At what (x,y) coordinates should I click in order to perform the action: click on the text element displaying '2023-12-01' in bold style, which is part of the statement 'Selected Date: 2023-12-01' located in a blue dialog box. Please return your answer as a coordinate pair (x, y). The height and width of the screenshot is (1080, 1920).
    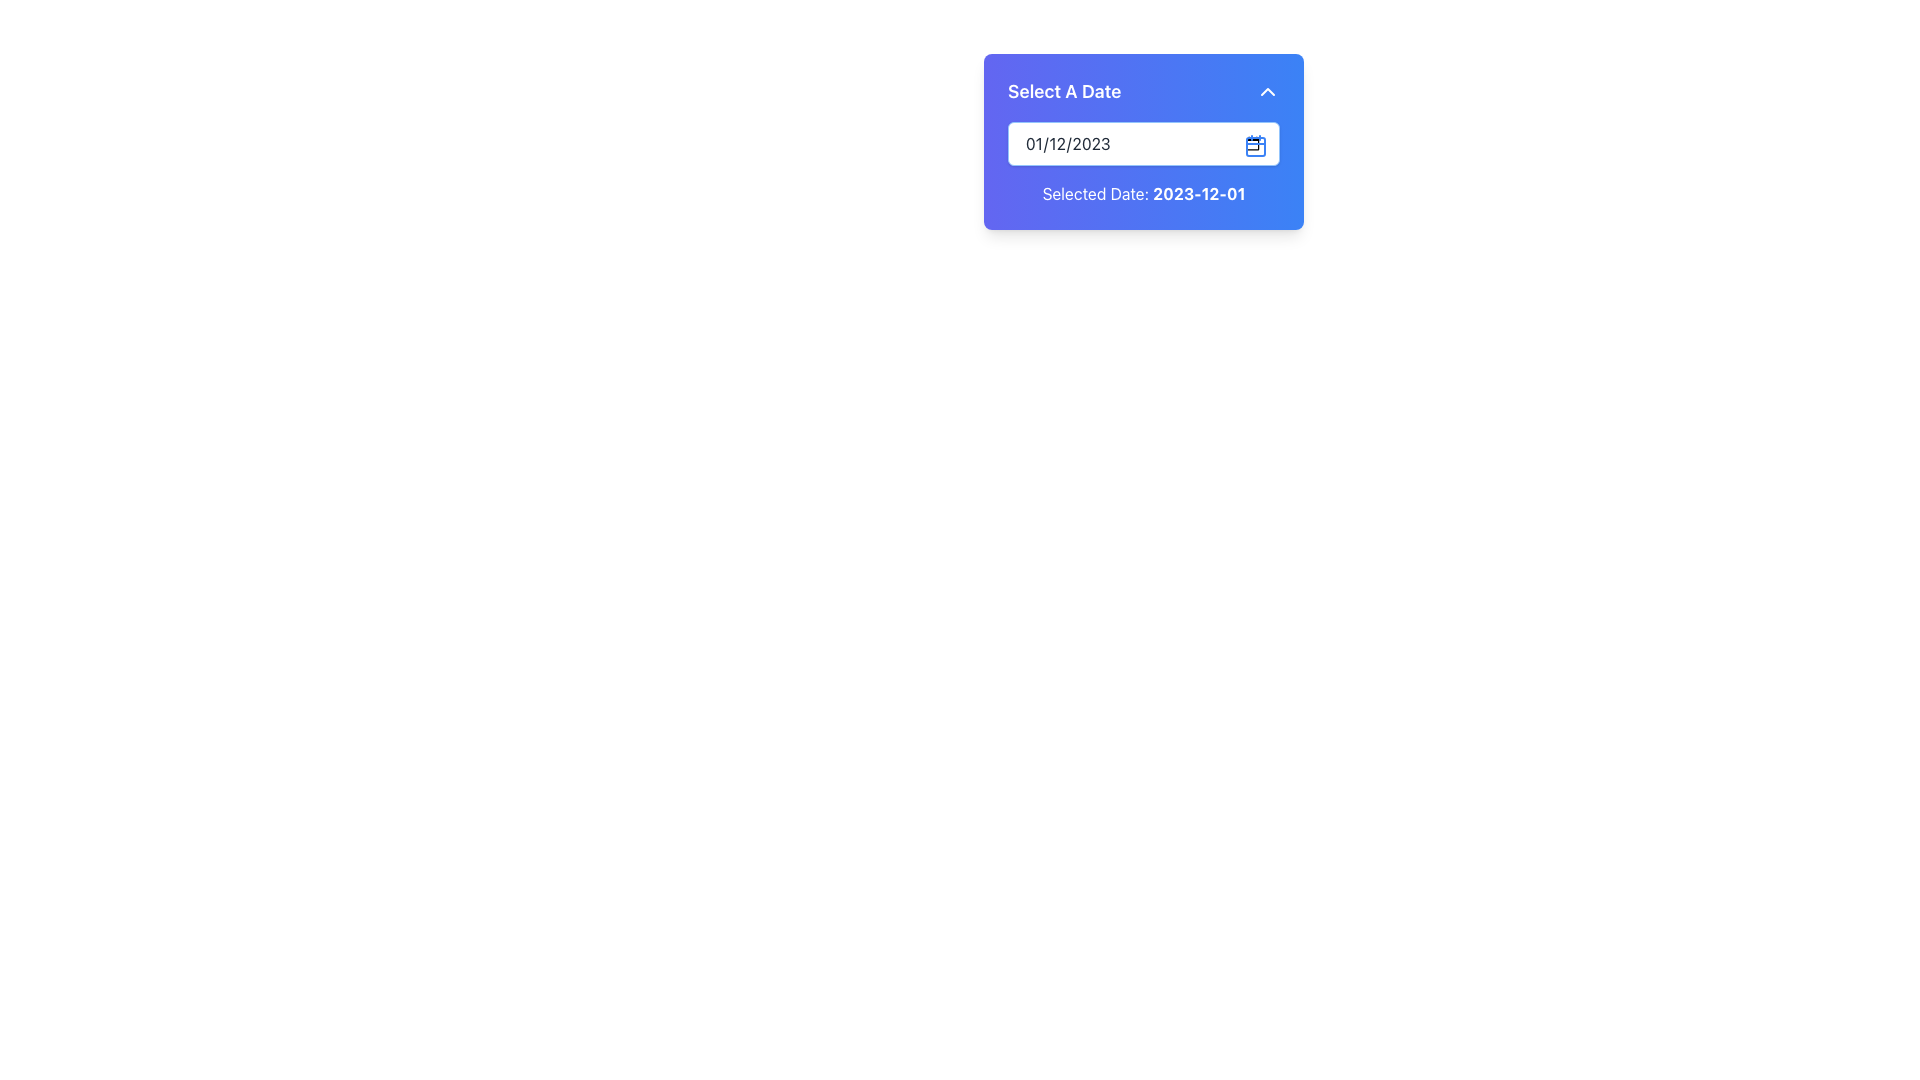
    Looking at the image, I should click on (1199, 193).